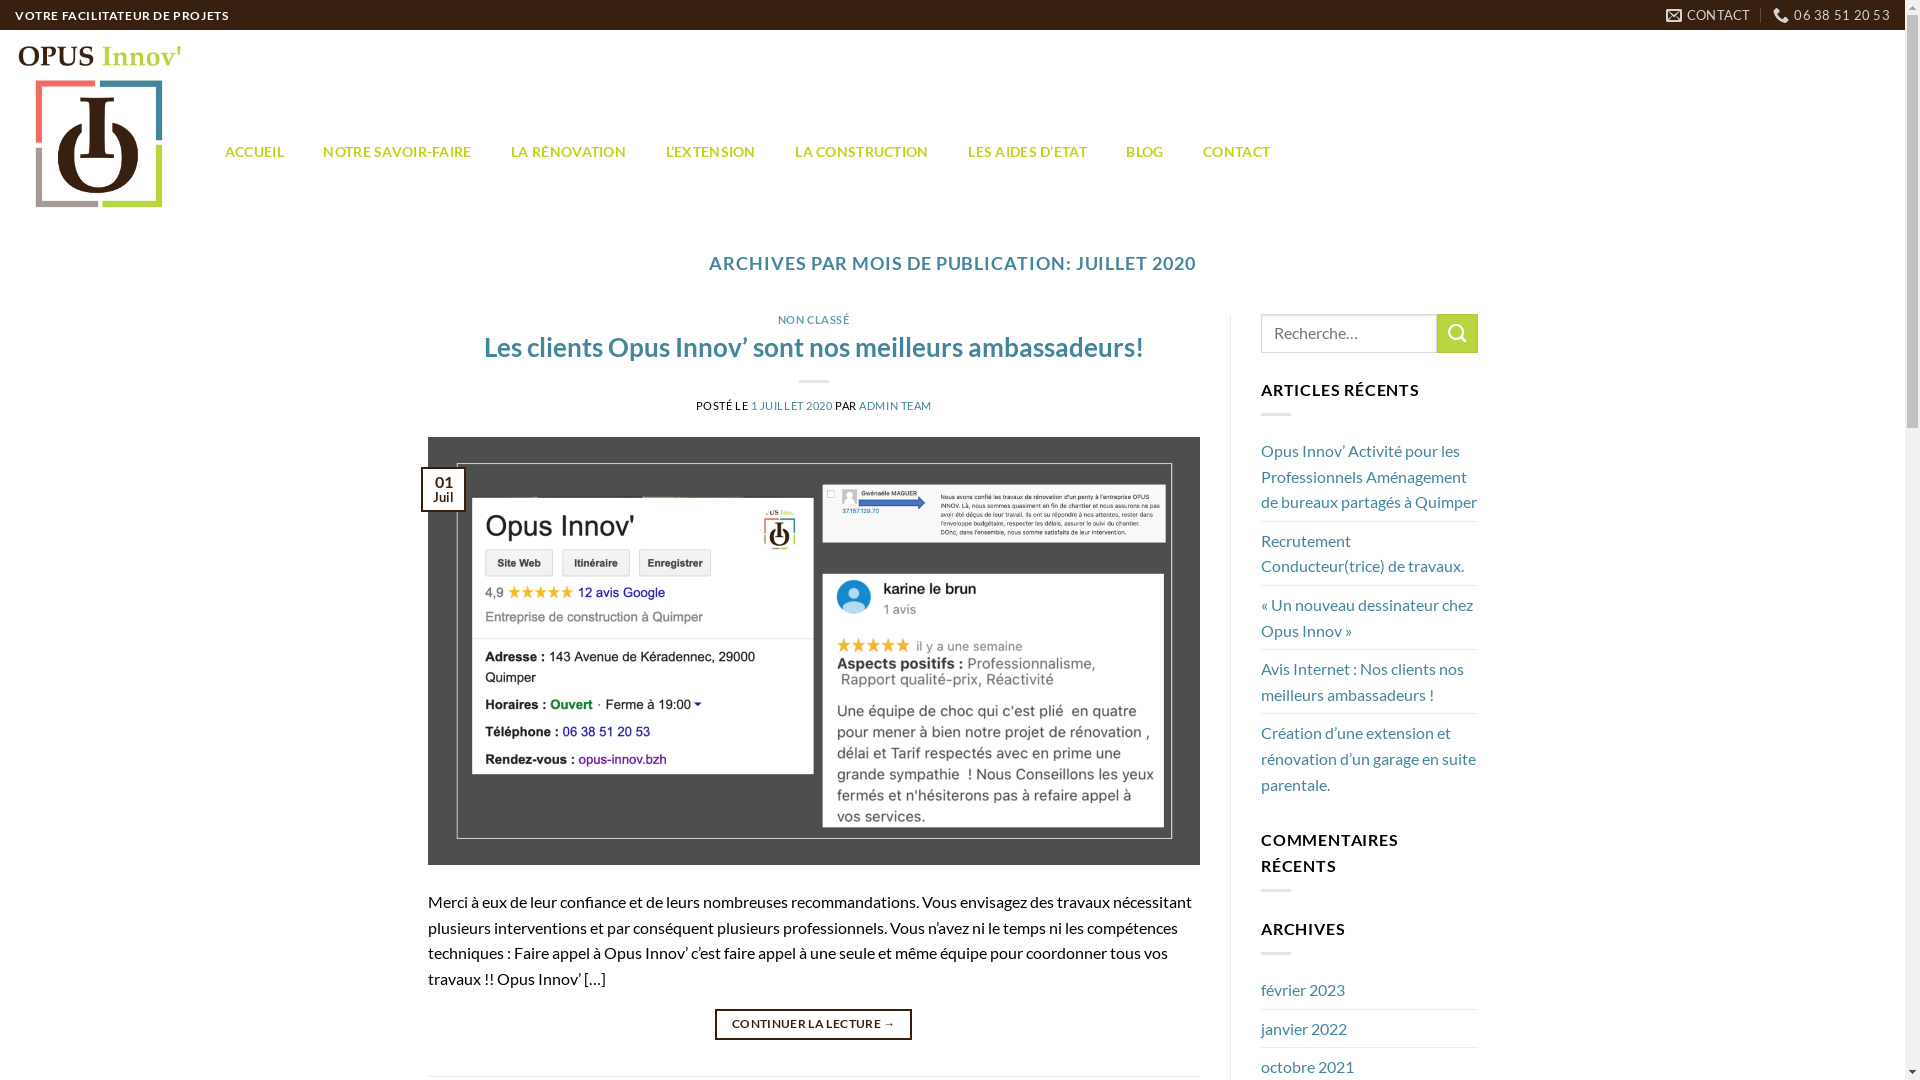  I want to click on 'CONTACT', so click(1707, 15).